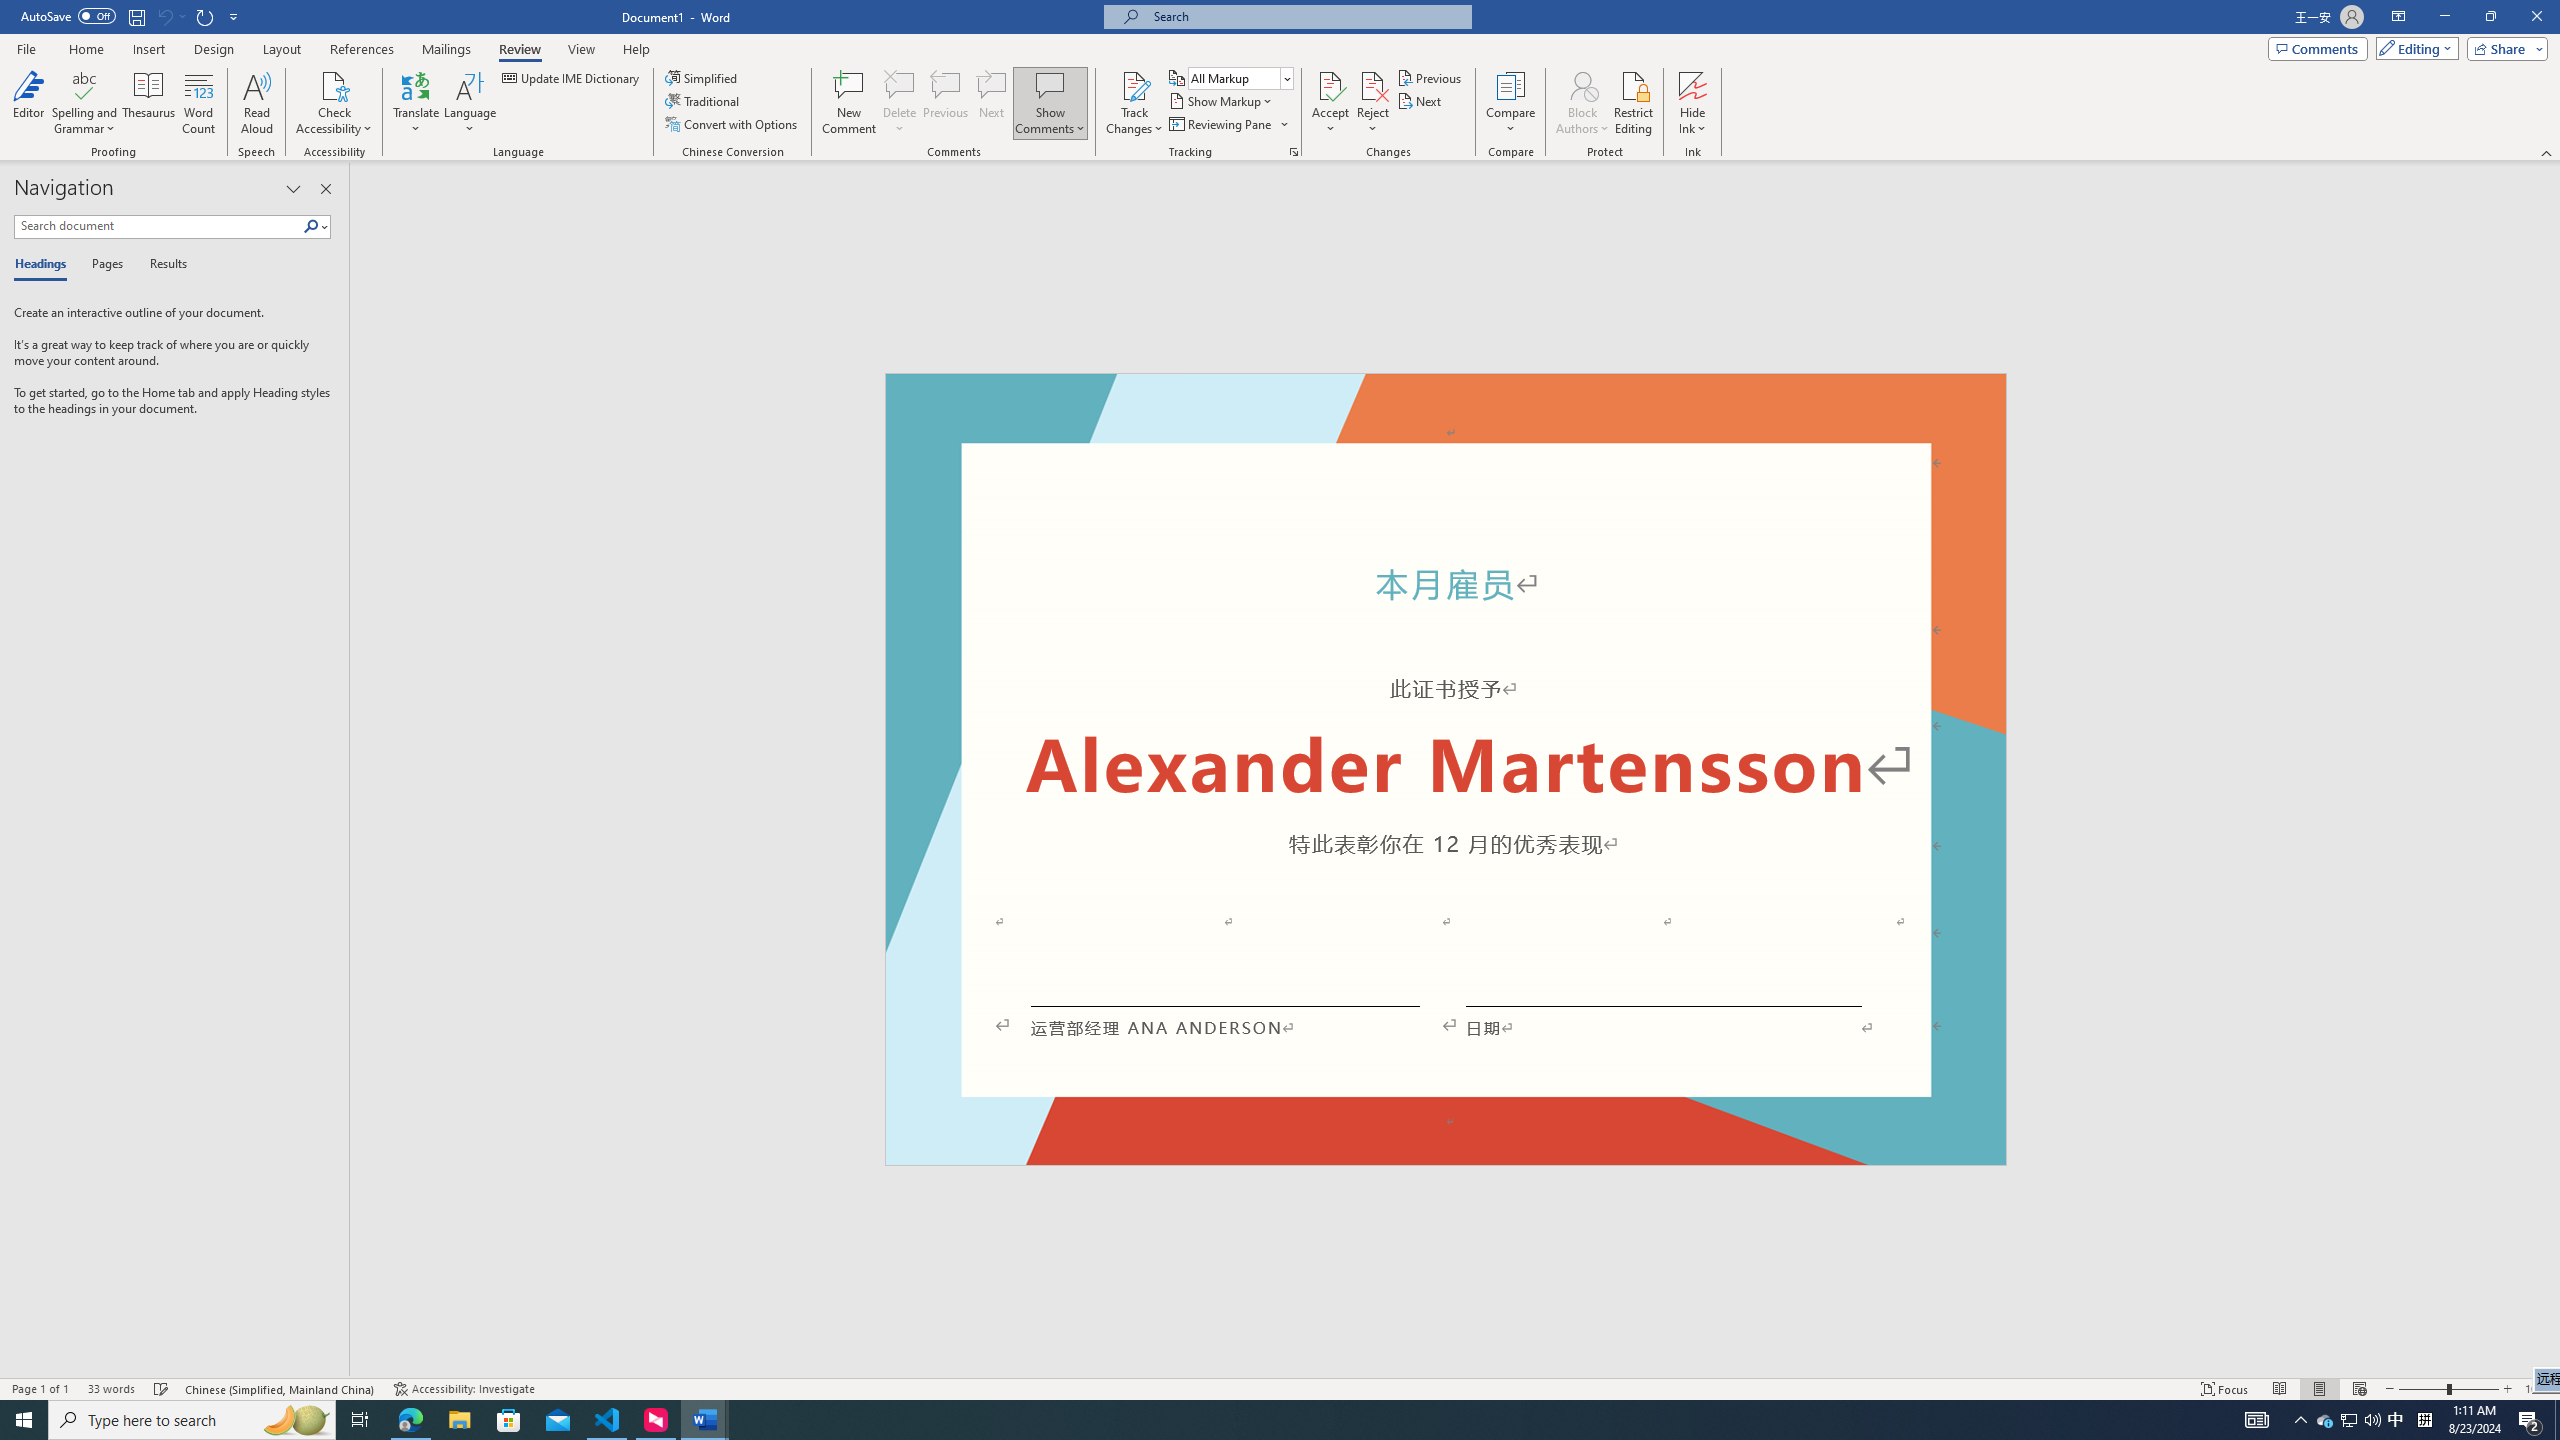  I want to click on 'Language', so click(470, 103).